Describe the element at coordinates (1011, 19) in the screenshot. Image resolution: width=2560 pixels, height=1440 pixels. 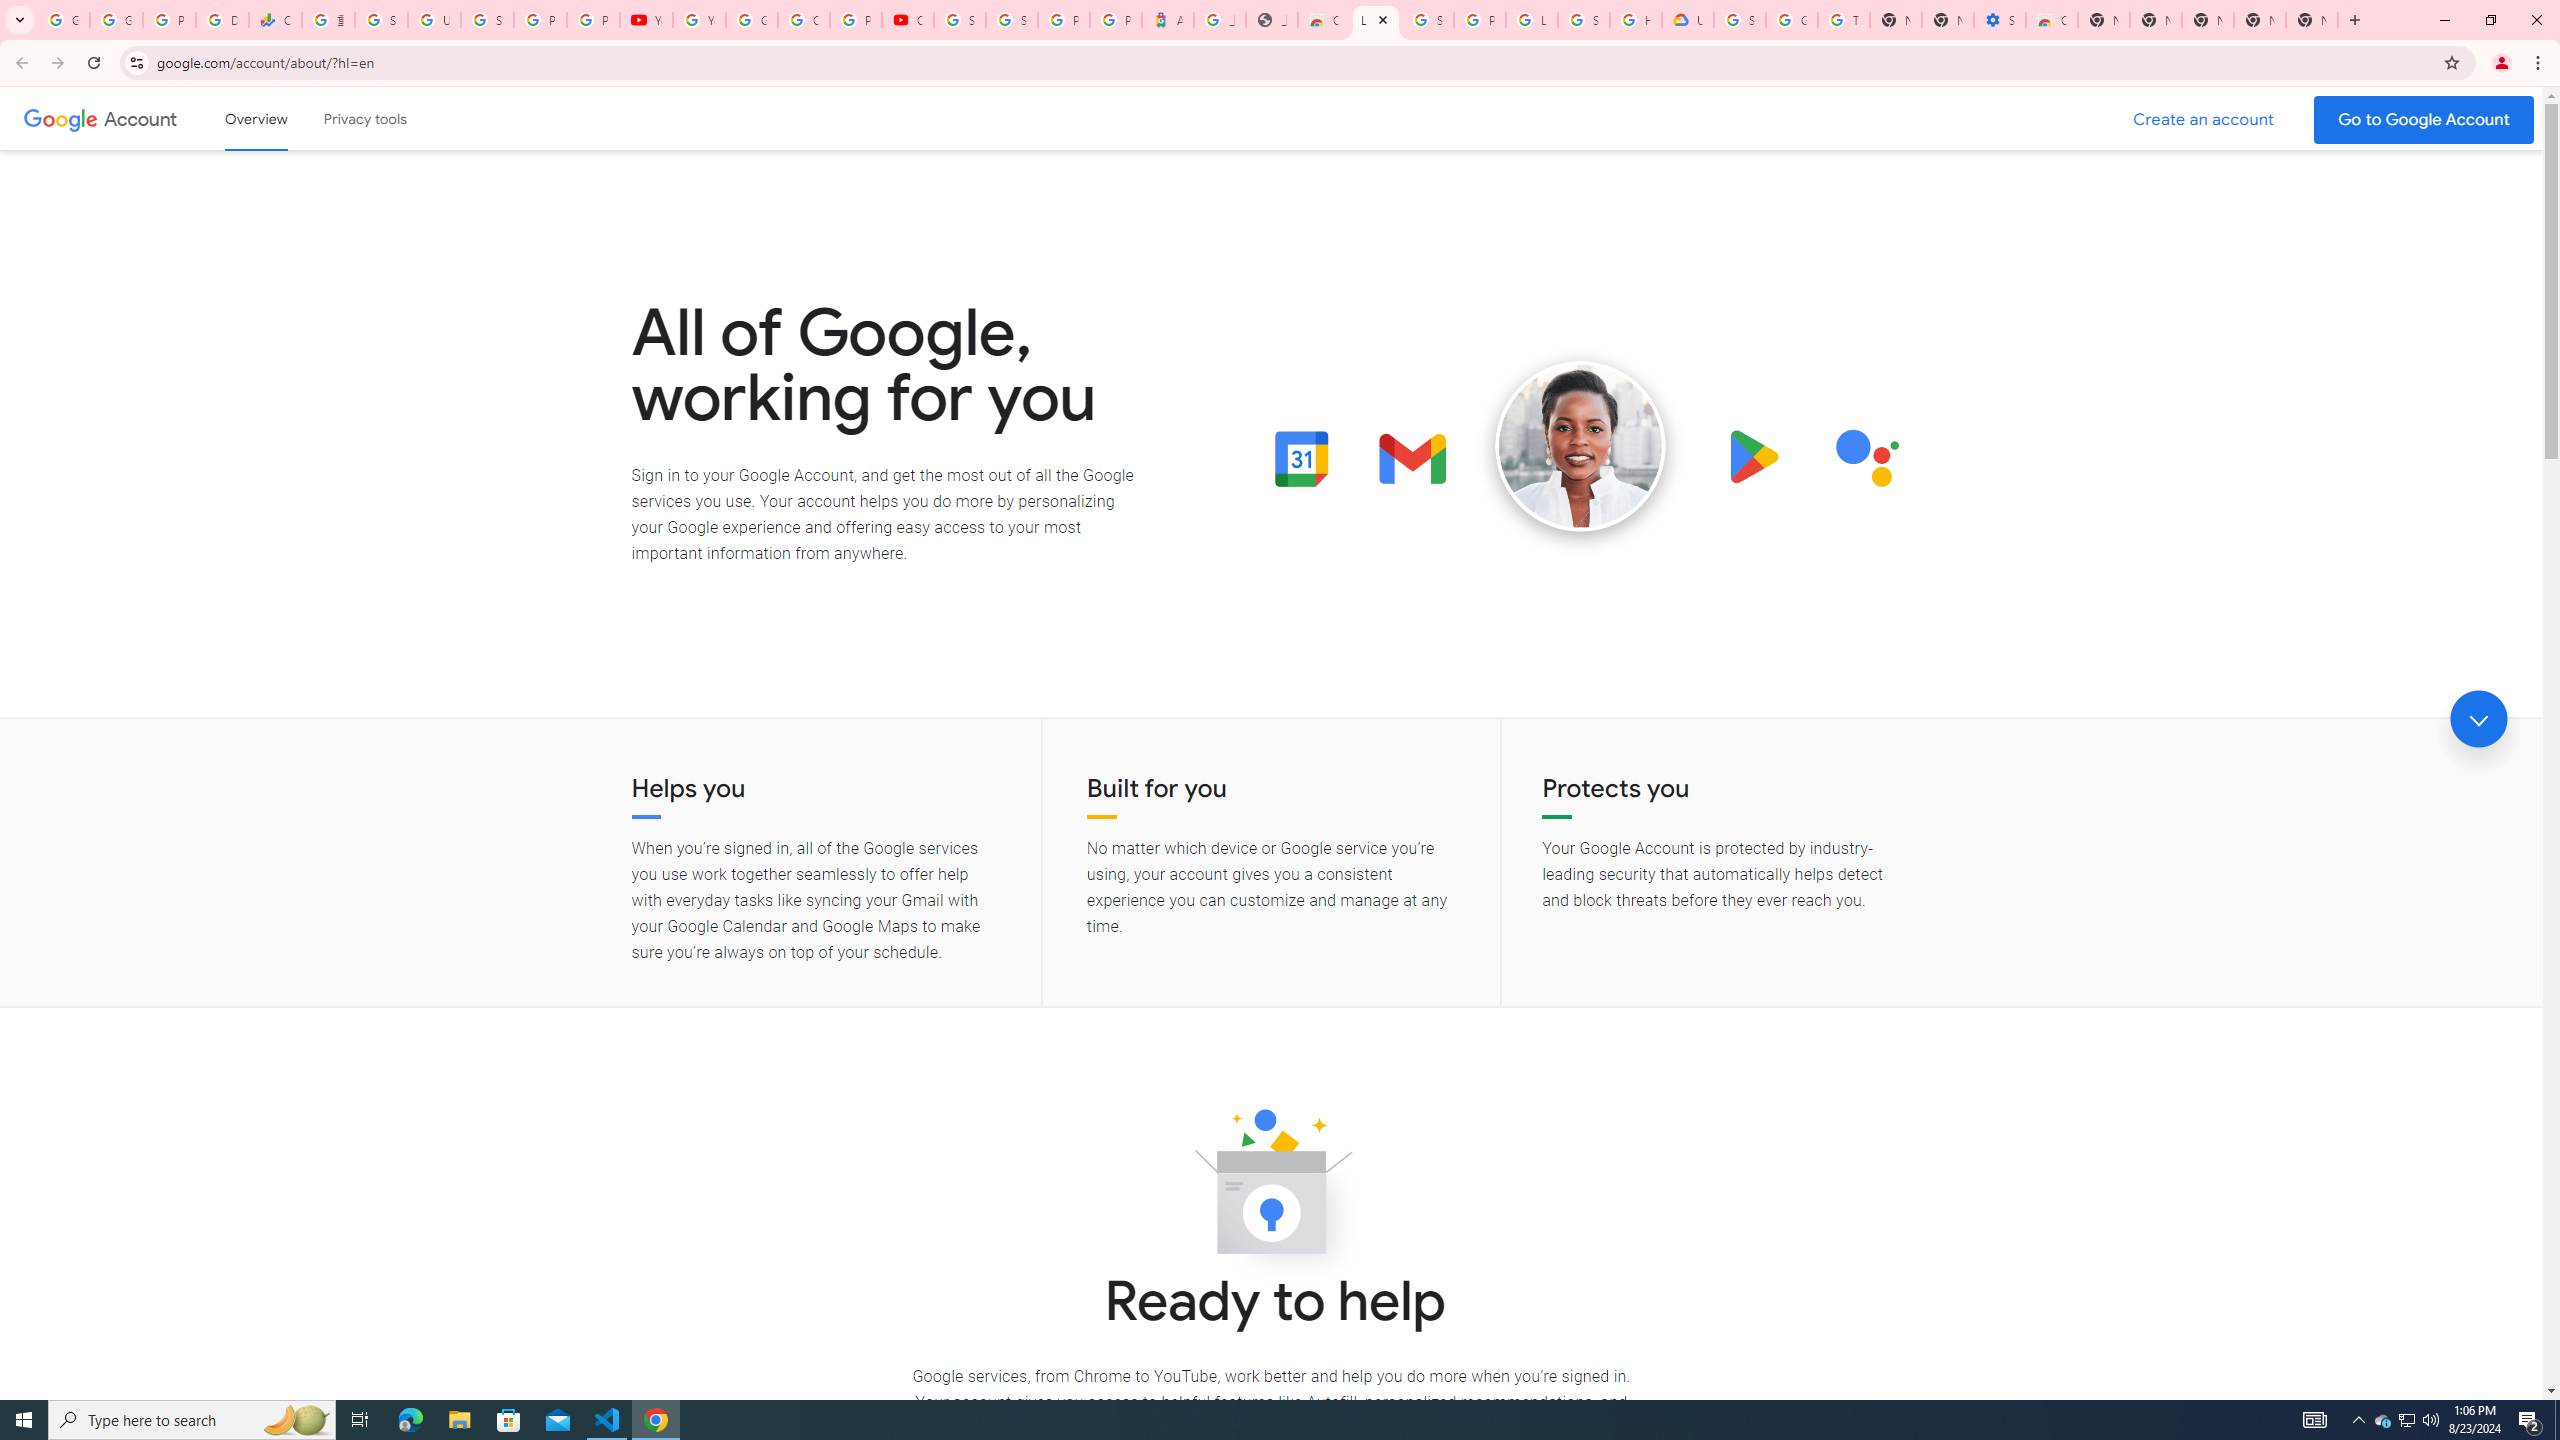
I see `'Sign in - Google Accounts'` at that location.